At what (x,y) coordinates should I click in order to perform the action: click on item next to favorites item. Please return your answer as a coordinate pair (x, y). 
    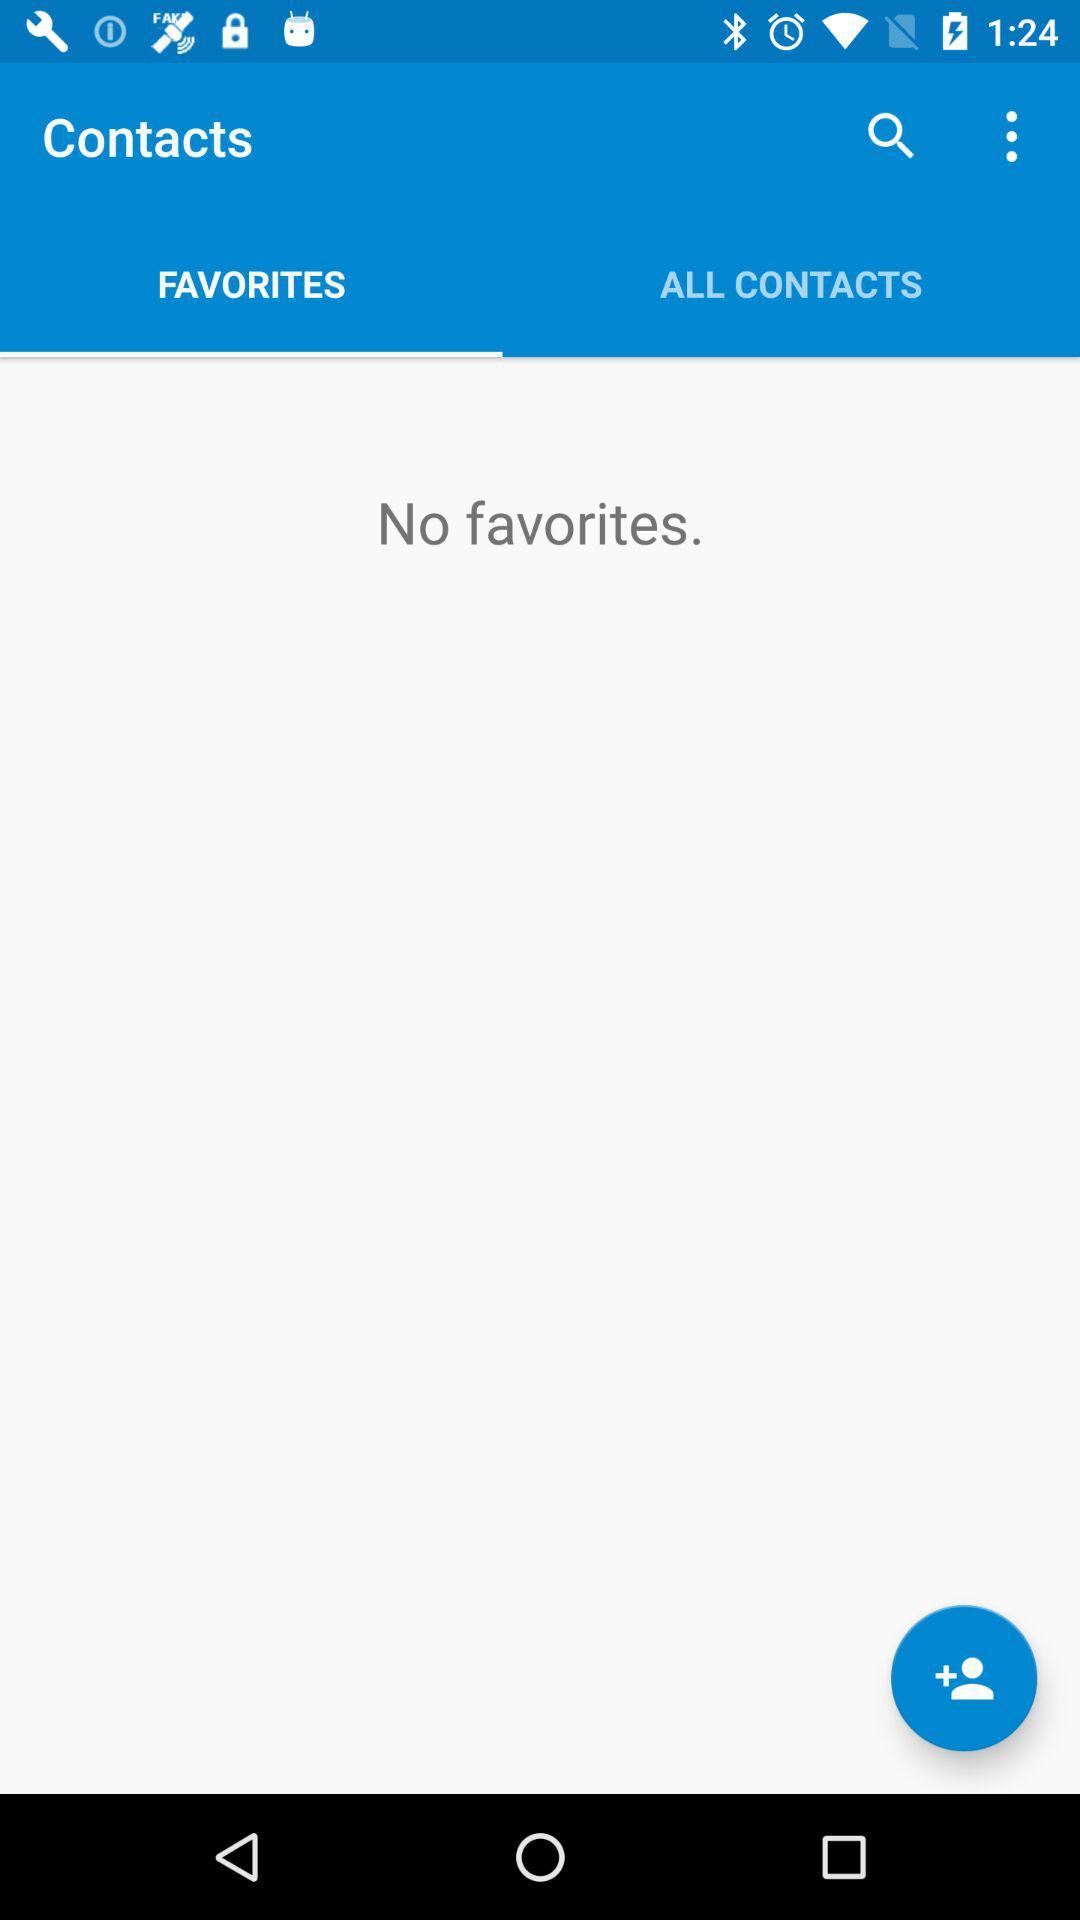
    Looking at the image, I should click on (890, 135).